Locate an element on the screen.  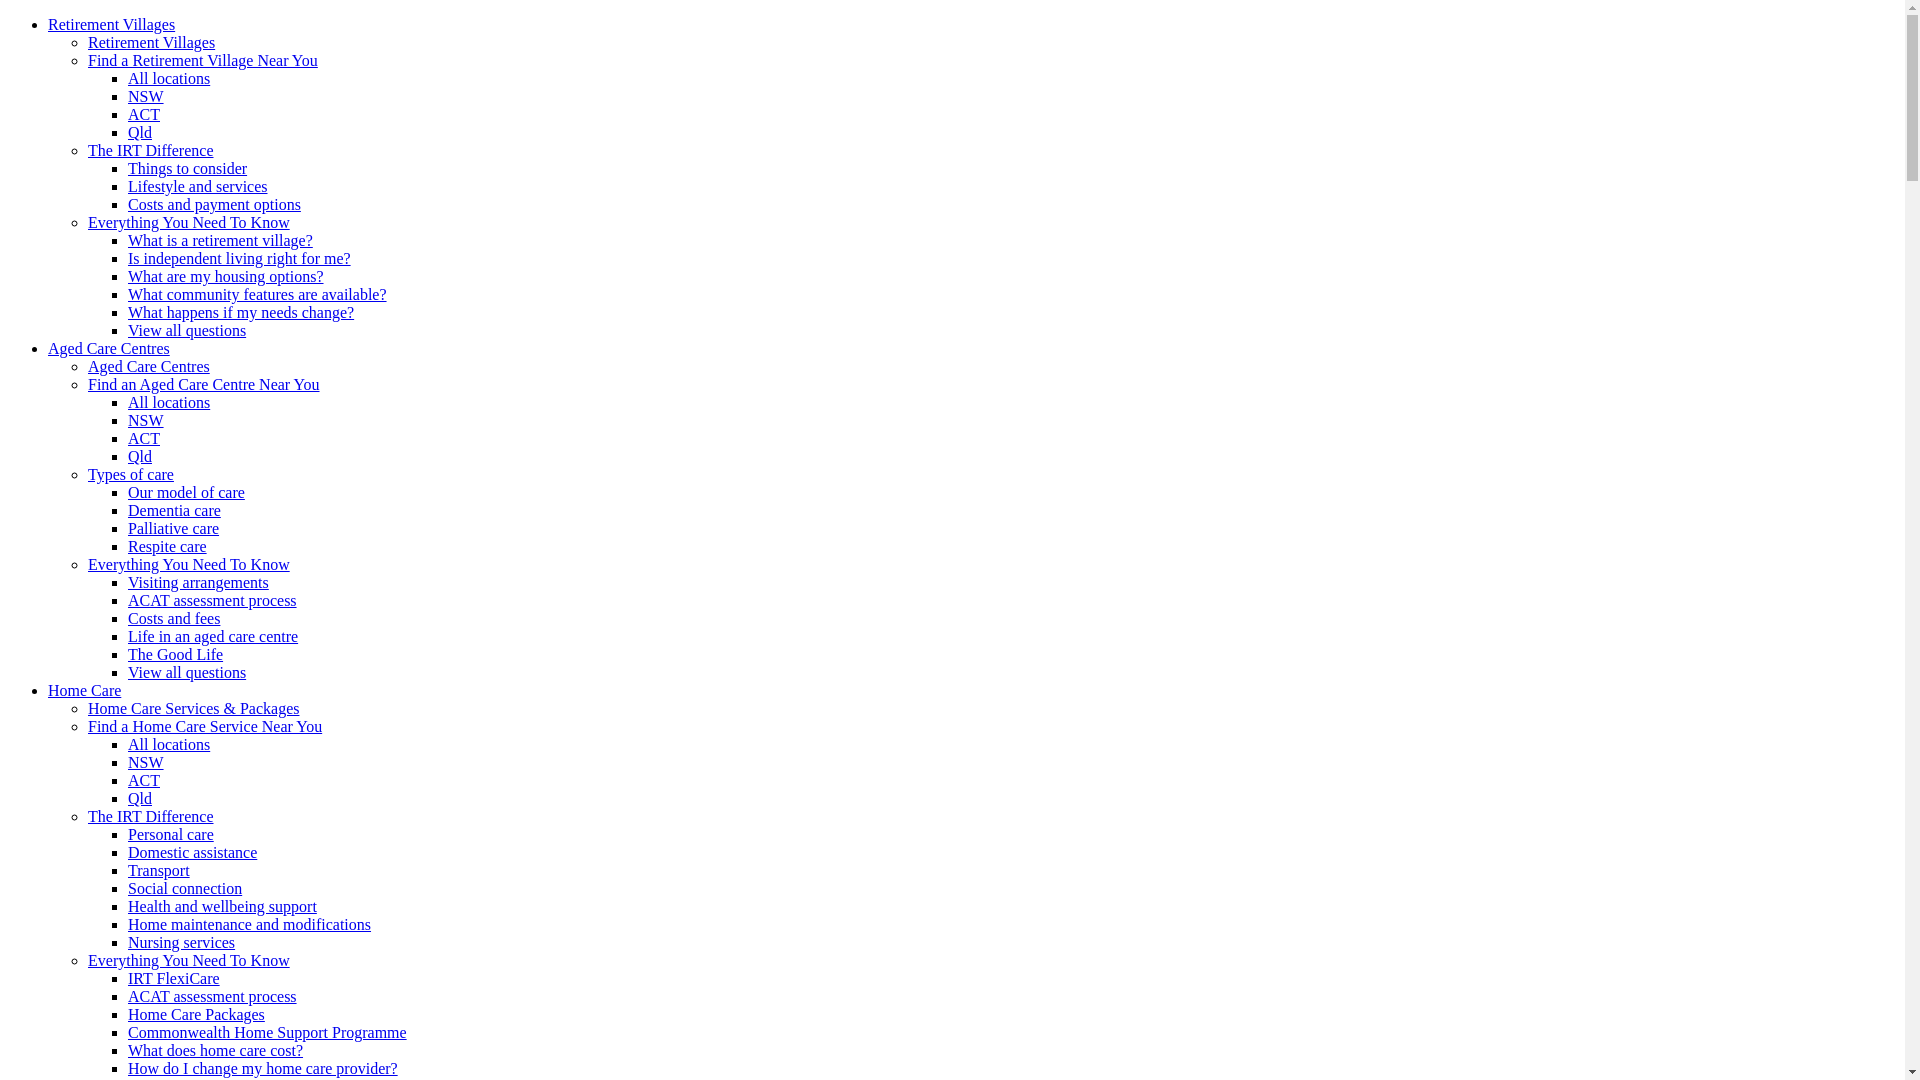
'Commonwealth Home Support Programme' is located at coordinates (266, 1032).